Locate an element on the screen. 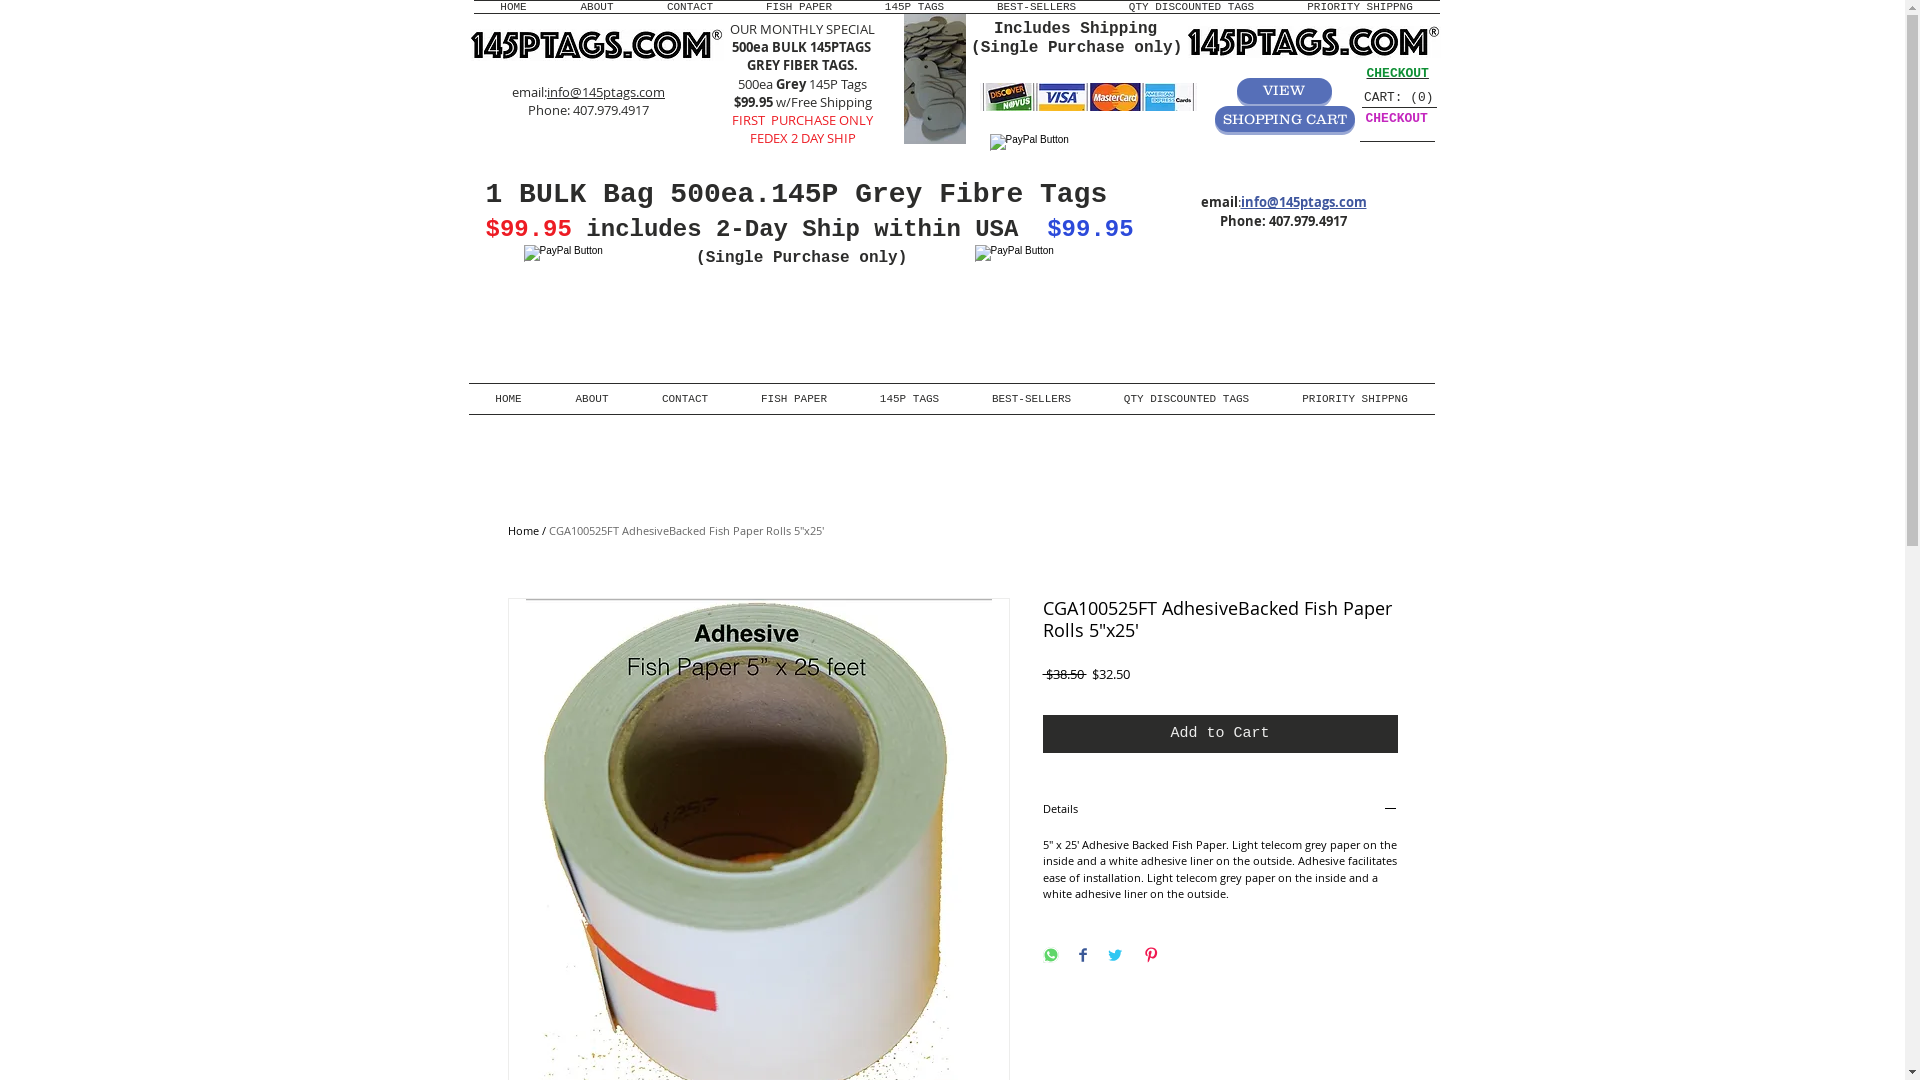  '145P TAGS' is located at coordinates (909, 398).